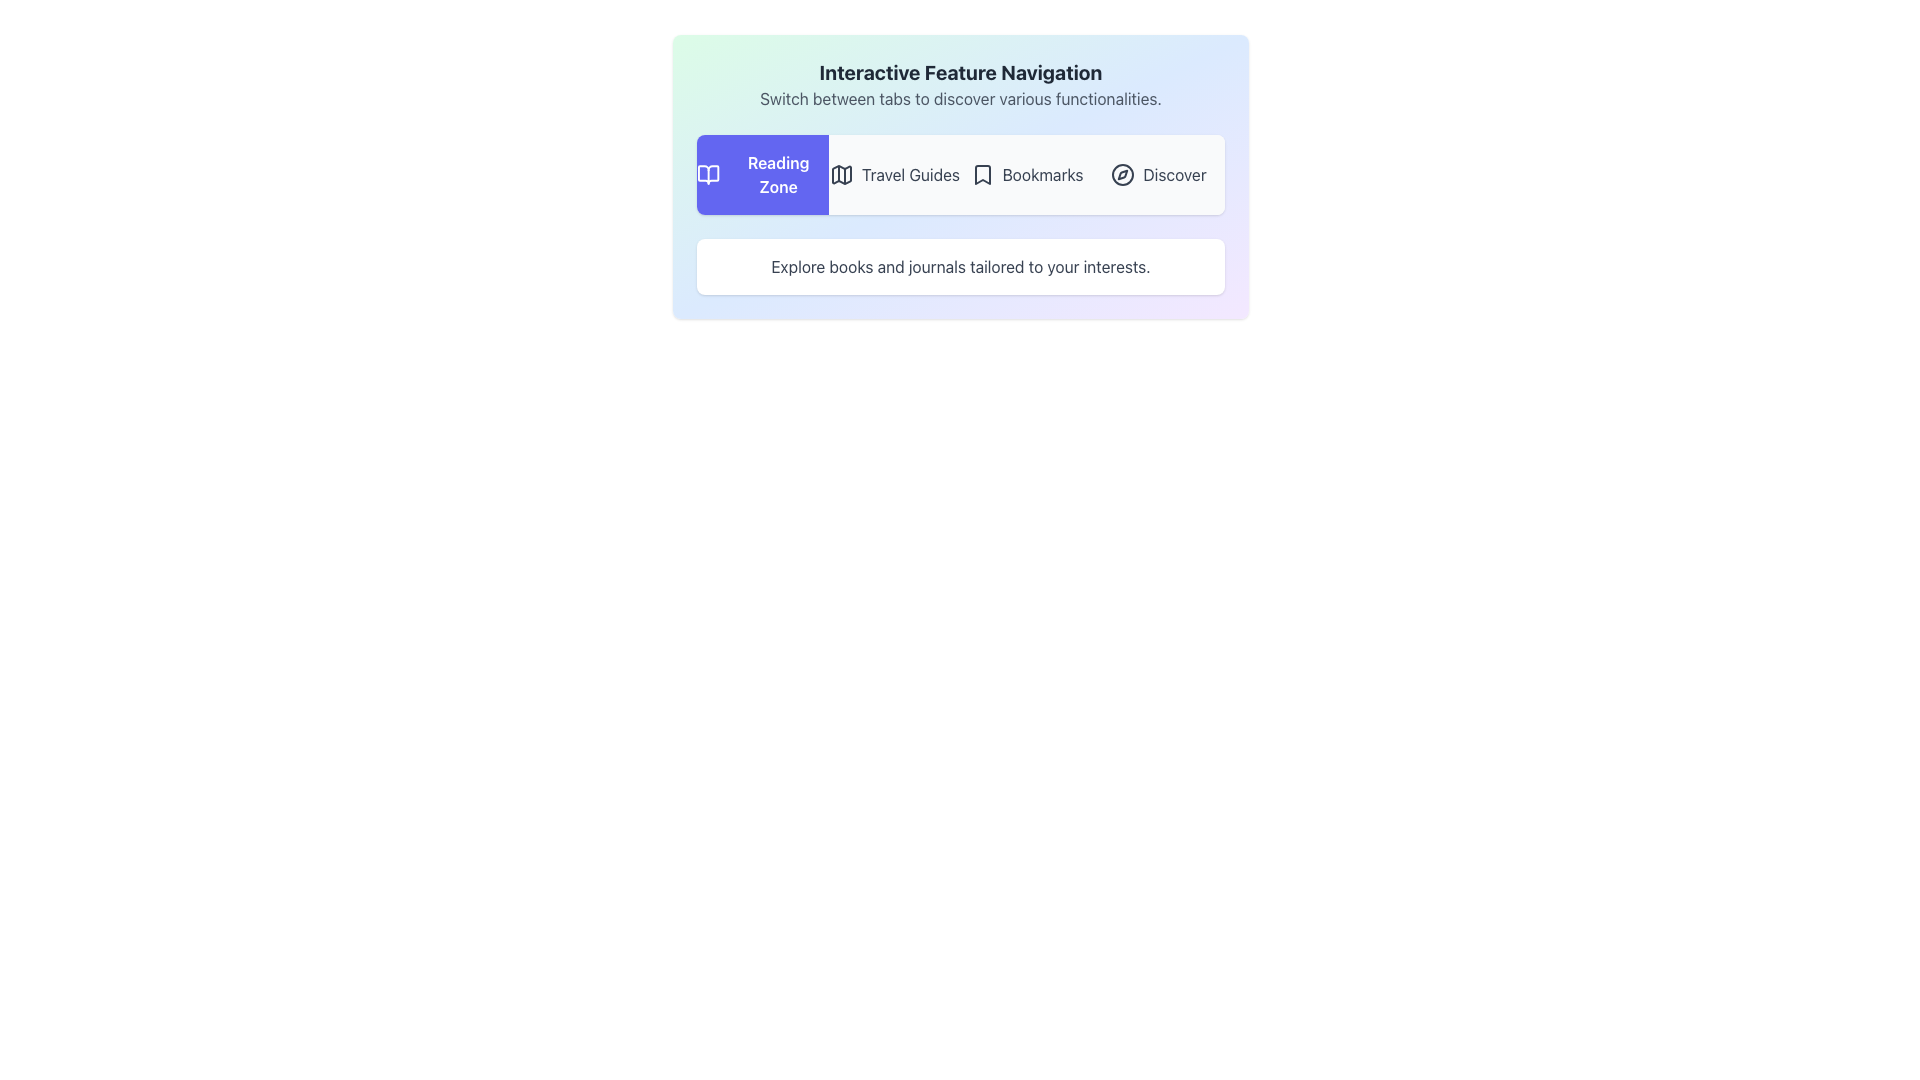 The width and height of the screenshot is (1920, 1080). What do you see at coordinates (1158, 173) in the screenshot?
I see `the fourth navigation tab, which is positioned after 'Reading Zone', 'Travel Guides', and 'Bookmarks'` at bounding box center [1158, 173].